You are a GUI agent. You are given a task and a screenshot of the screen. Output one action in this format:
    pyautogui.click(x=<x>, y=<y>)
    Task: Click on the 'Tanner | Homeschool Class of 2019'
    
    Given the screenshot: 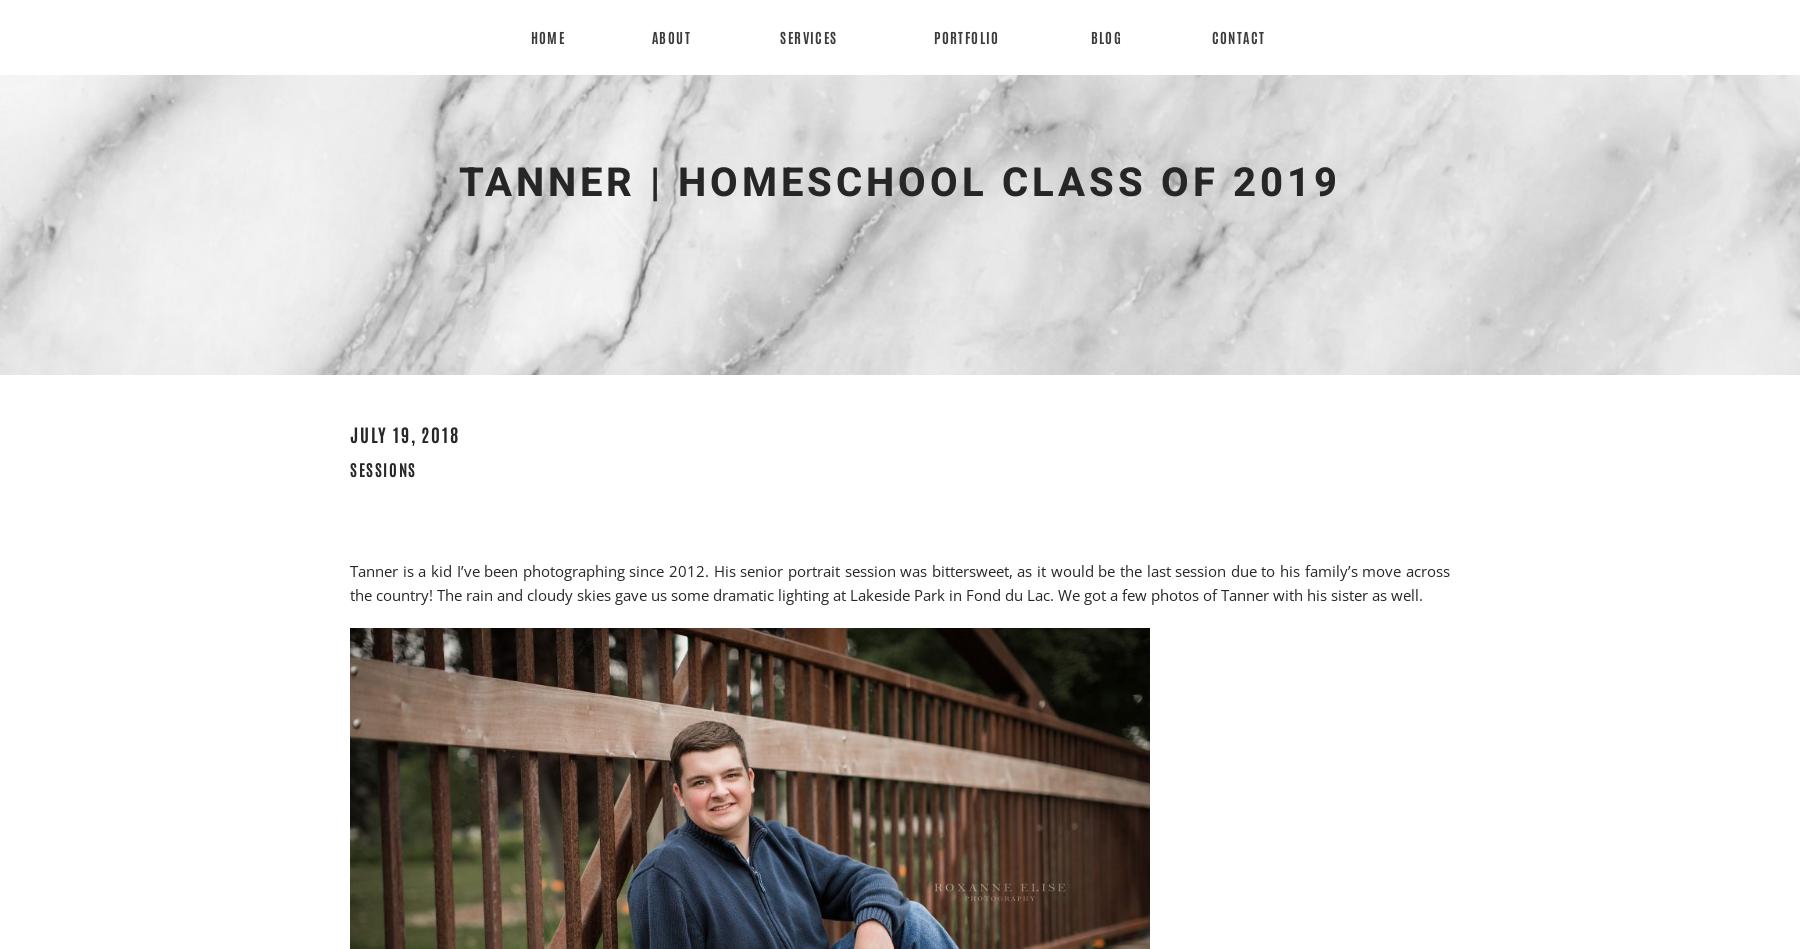 What is the action you would take?
    pyautogui.click(x=900, y=182)
    